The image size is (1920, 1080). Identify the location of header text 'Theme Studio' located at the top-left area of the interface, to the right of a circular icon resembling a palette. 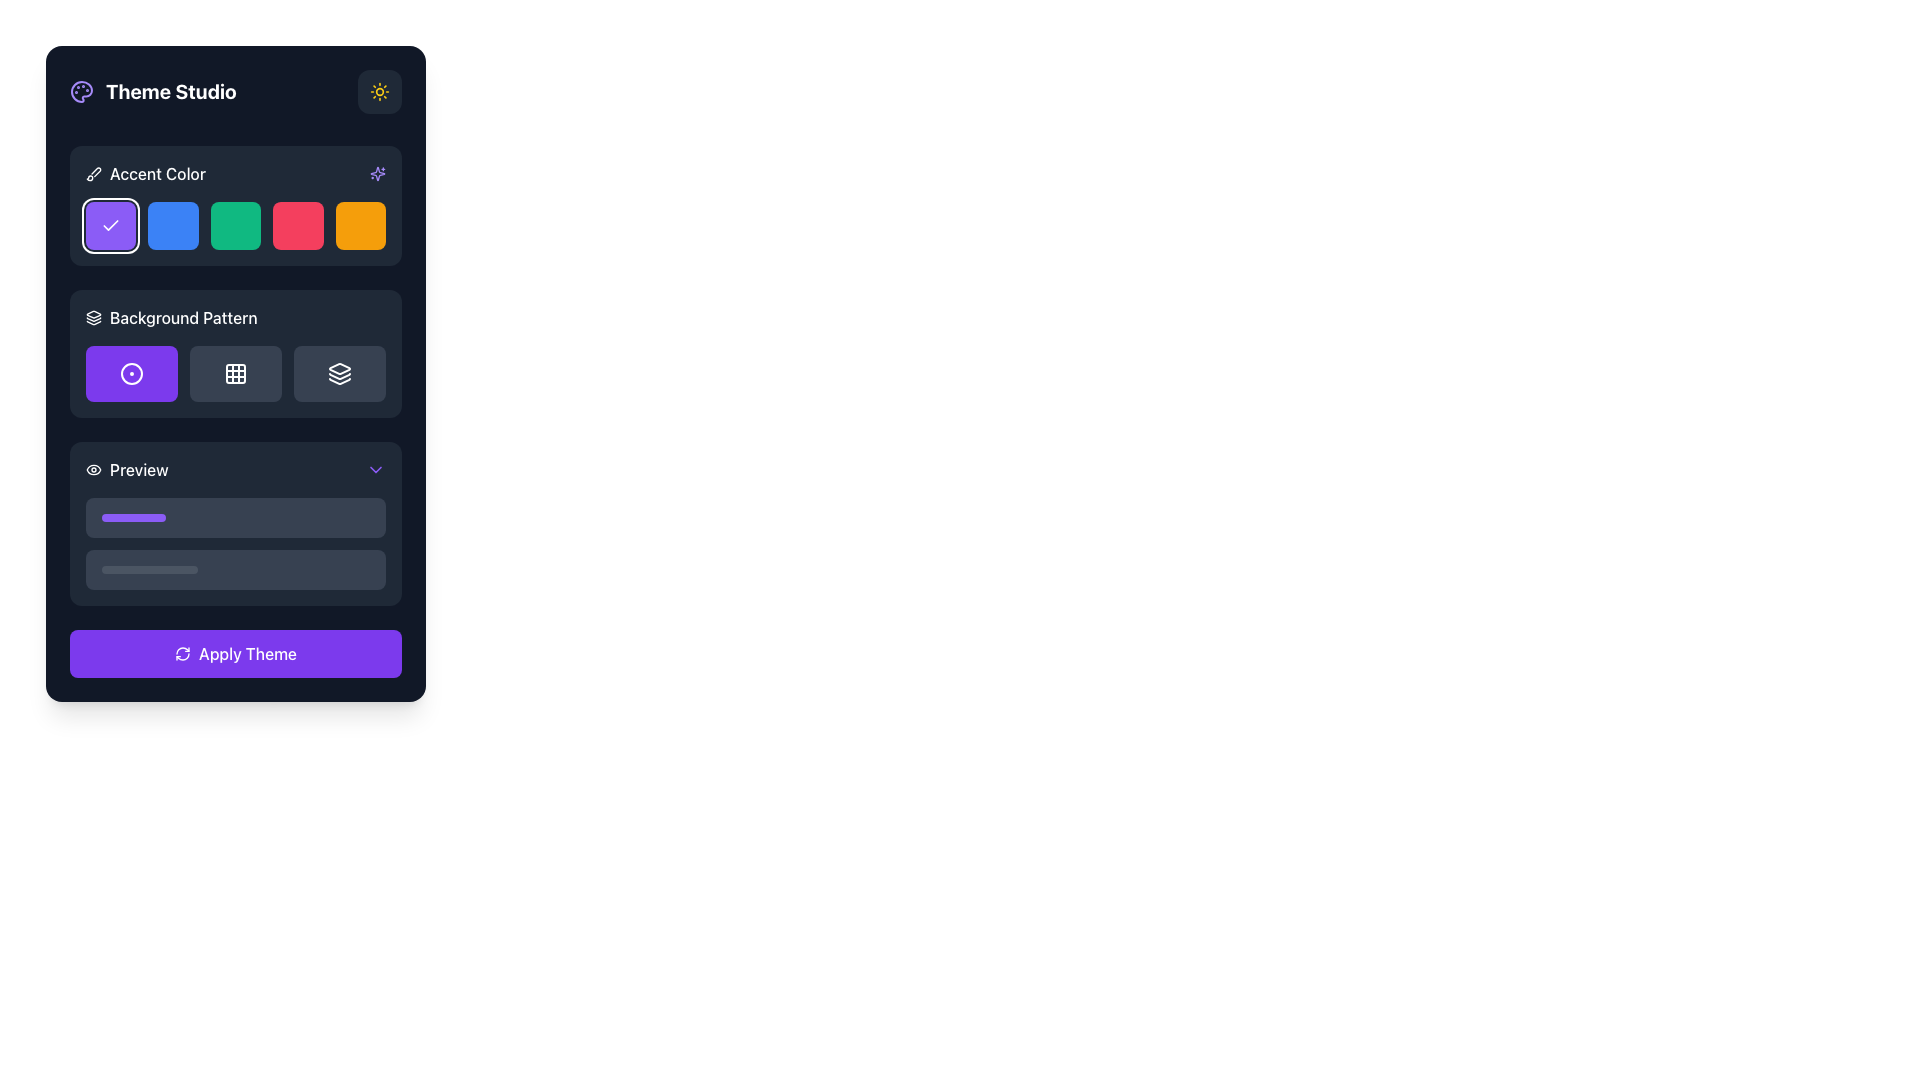
(171, 92).